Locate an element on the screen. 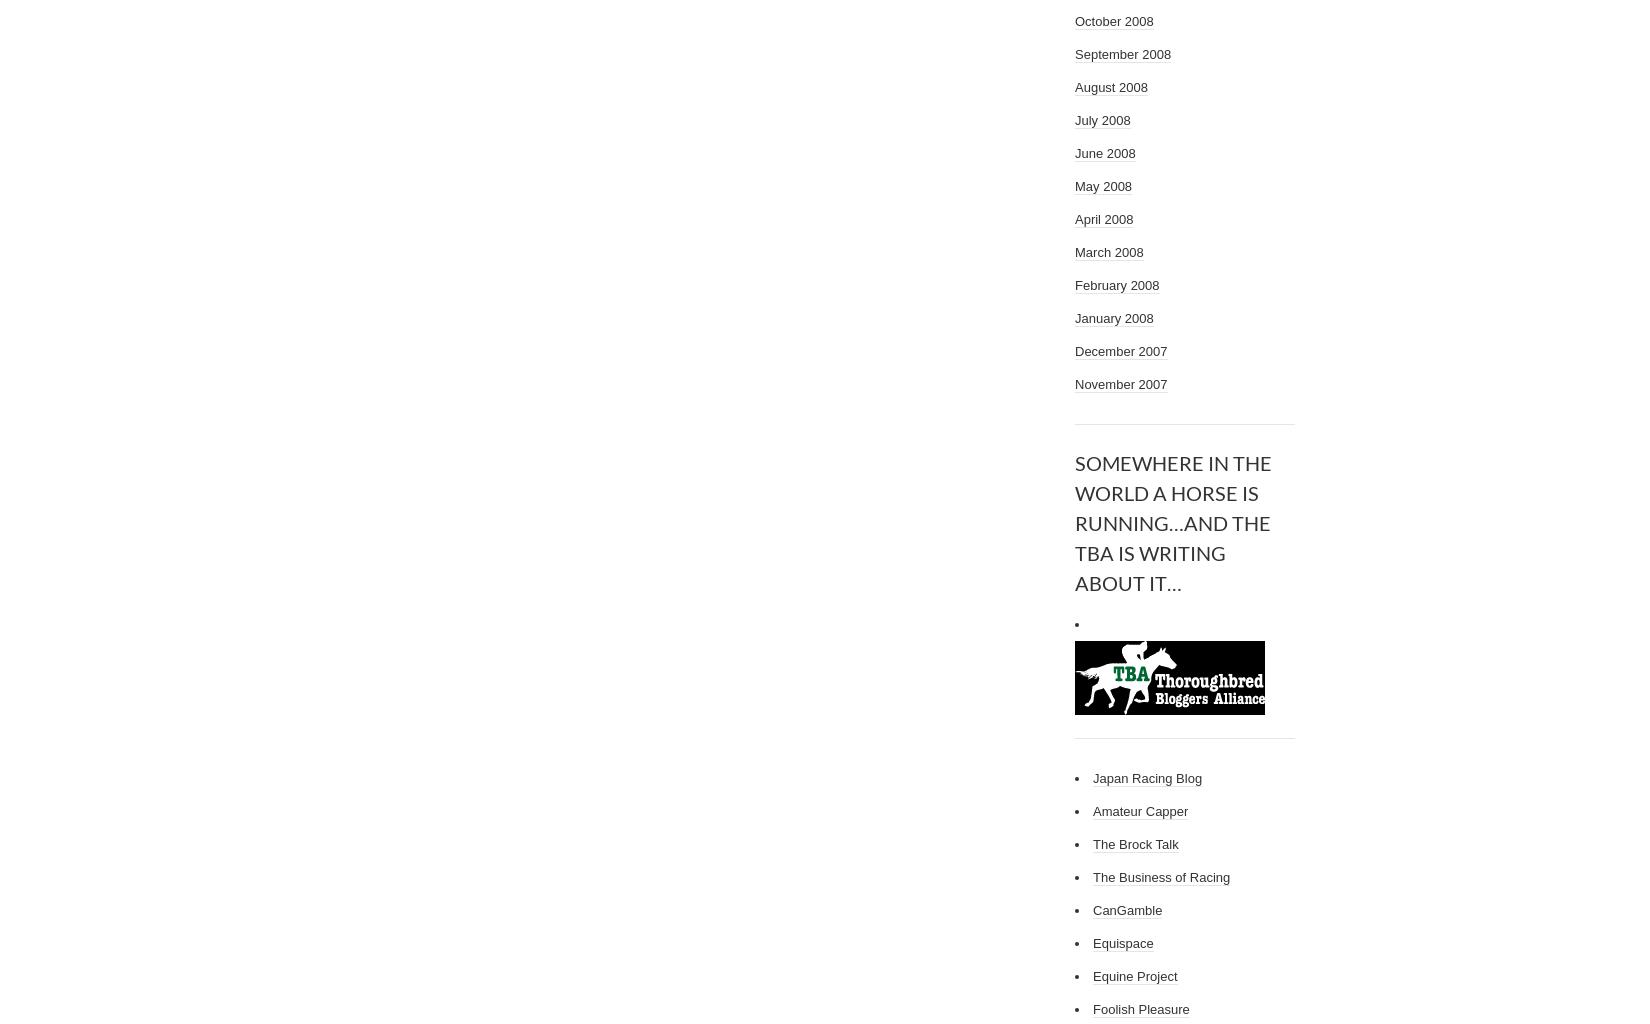 The image size is (1650, 1024). 'Japan Racing Blog' is located at coordinates (1147, 778).